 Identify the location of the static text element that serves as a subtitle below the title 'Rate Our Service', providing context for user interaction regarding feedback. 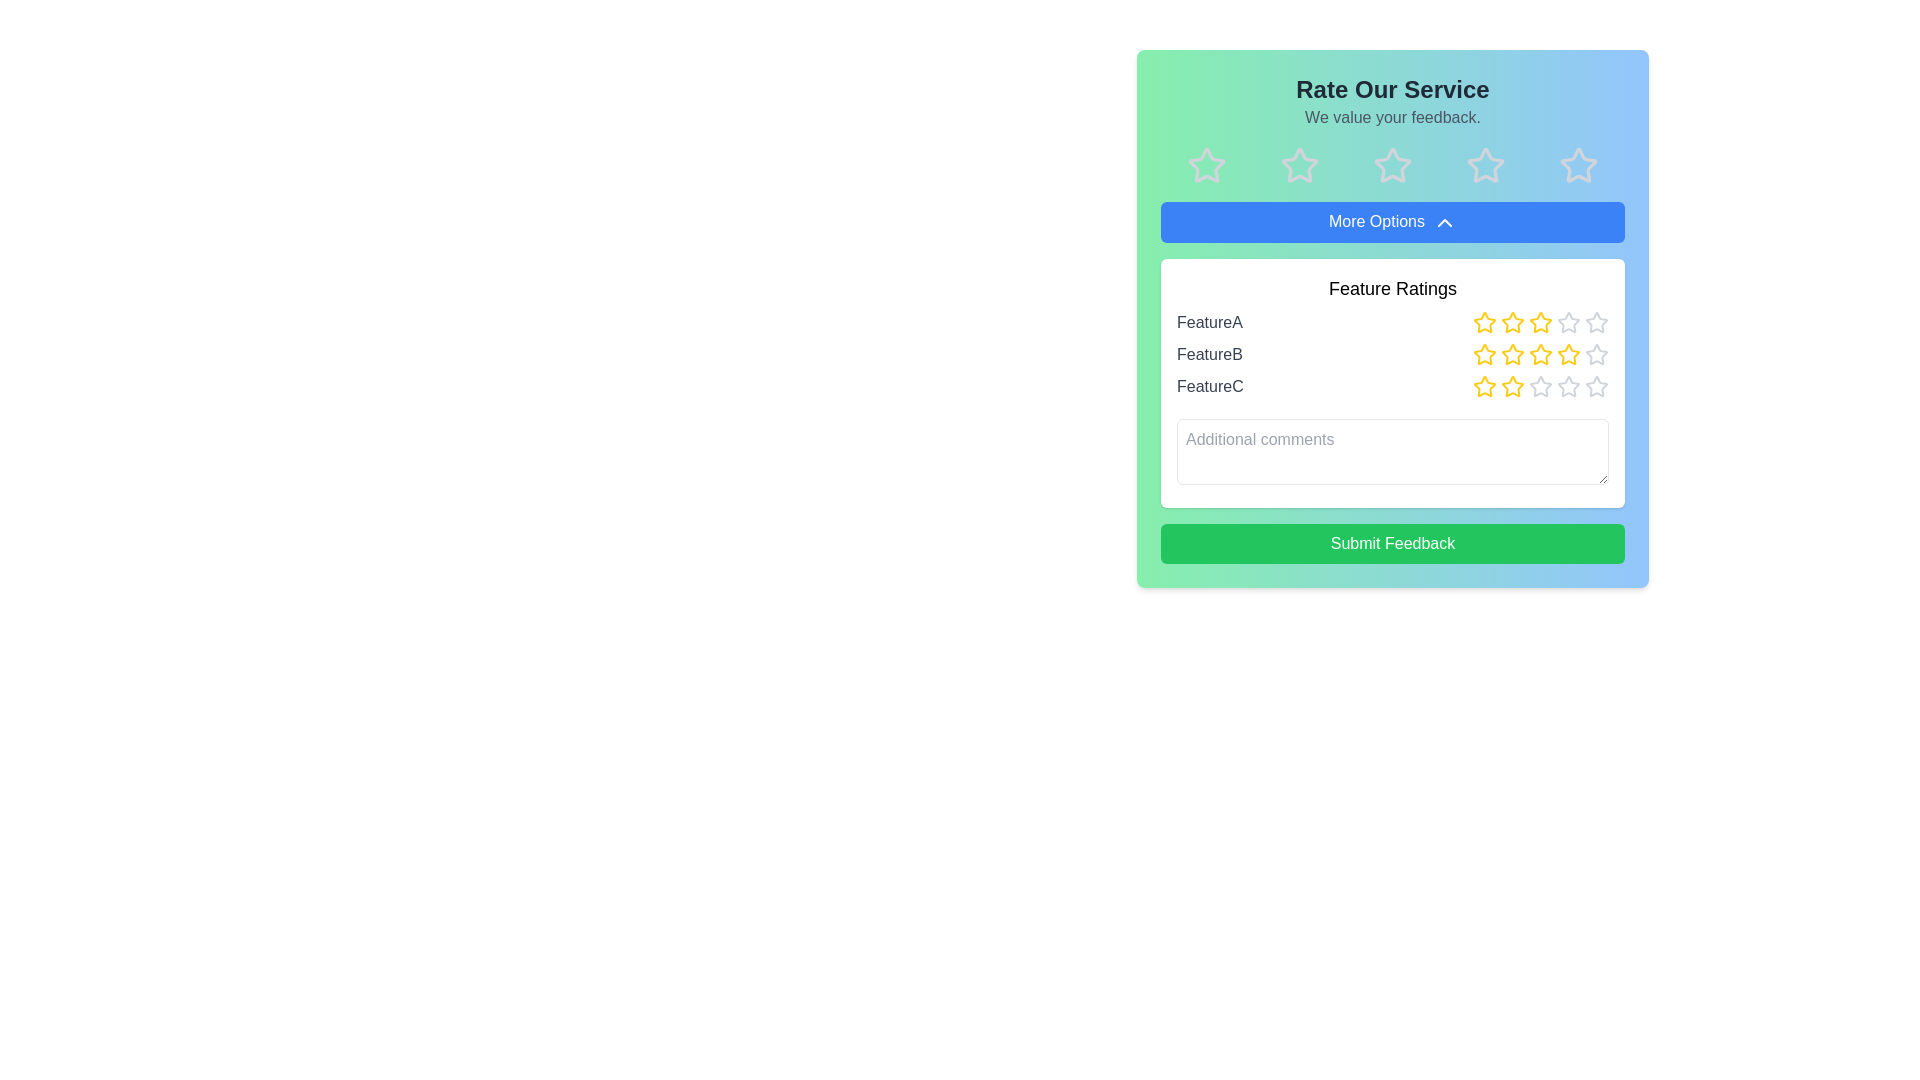
(1391, 118).